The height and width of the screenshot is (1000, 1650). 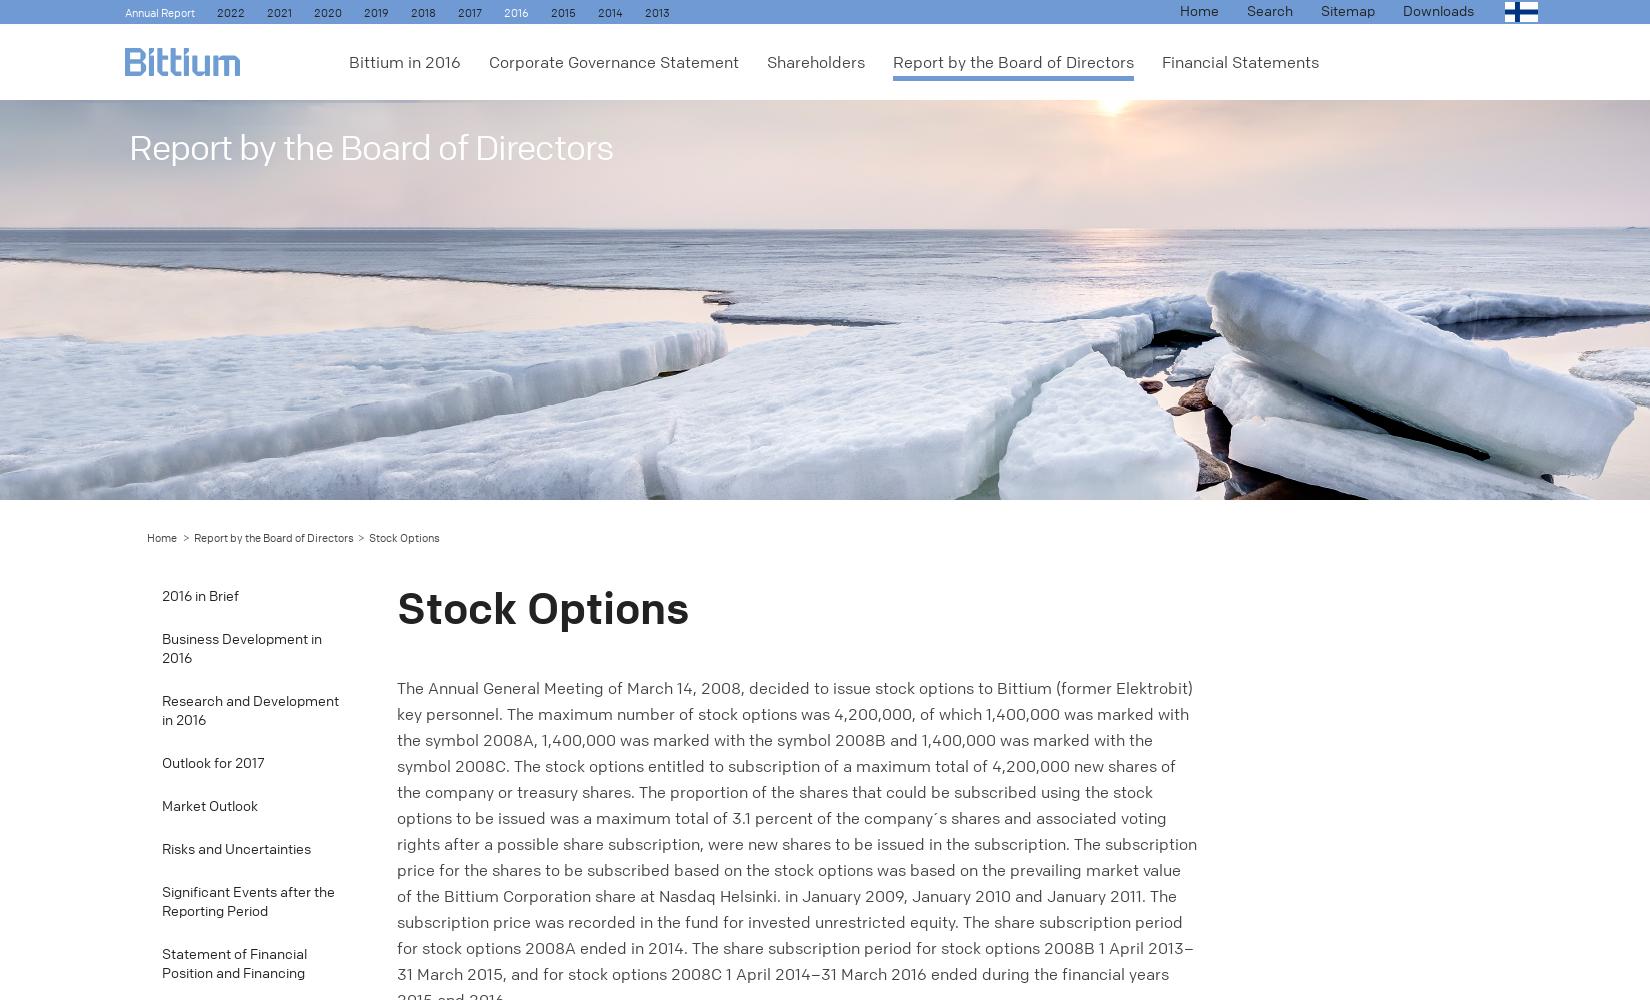 What do you see at coordinates (643, 13) in the screenshot?
I see `'2013'` at bounding box center [643, 13].